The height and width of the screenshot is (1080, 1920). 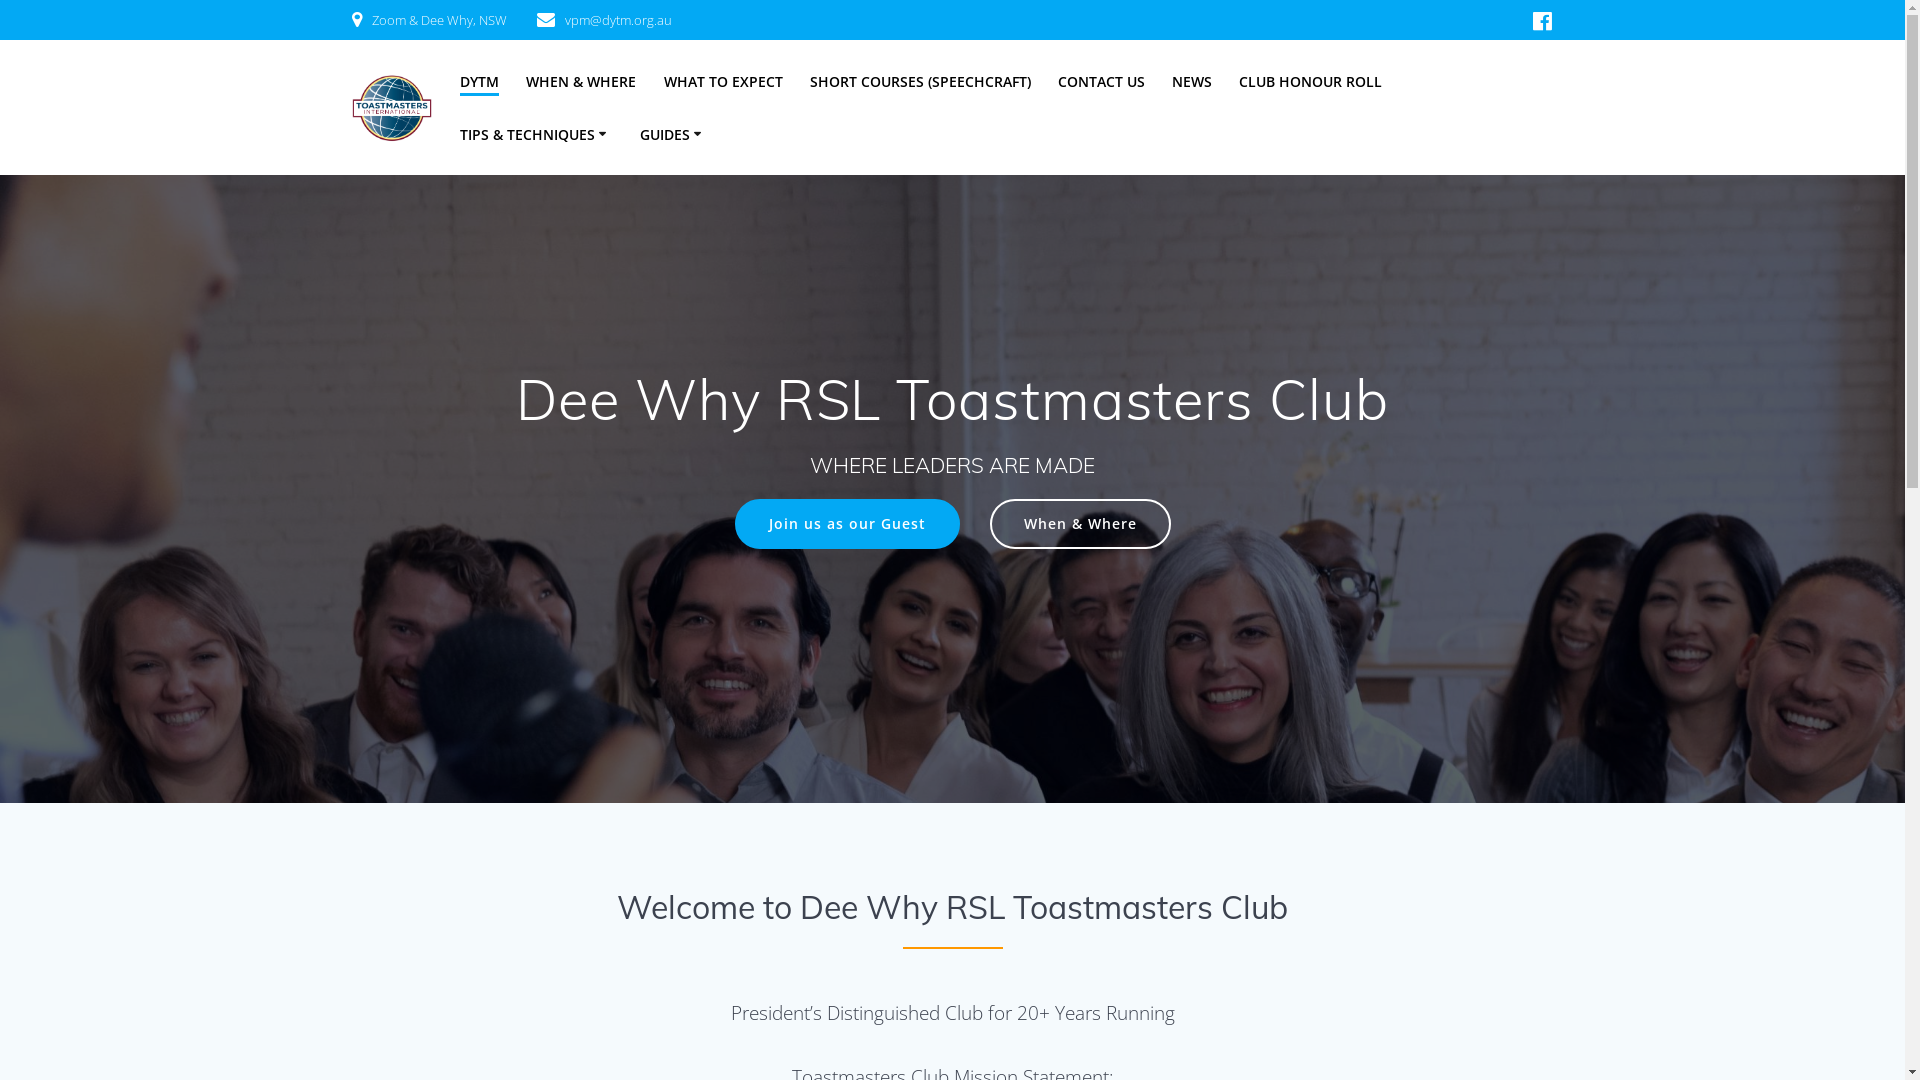 I want to click on 'When & Where', so click(x=1079, y=523).